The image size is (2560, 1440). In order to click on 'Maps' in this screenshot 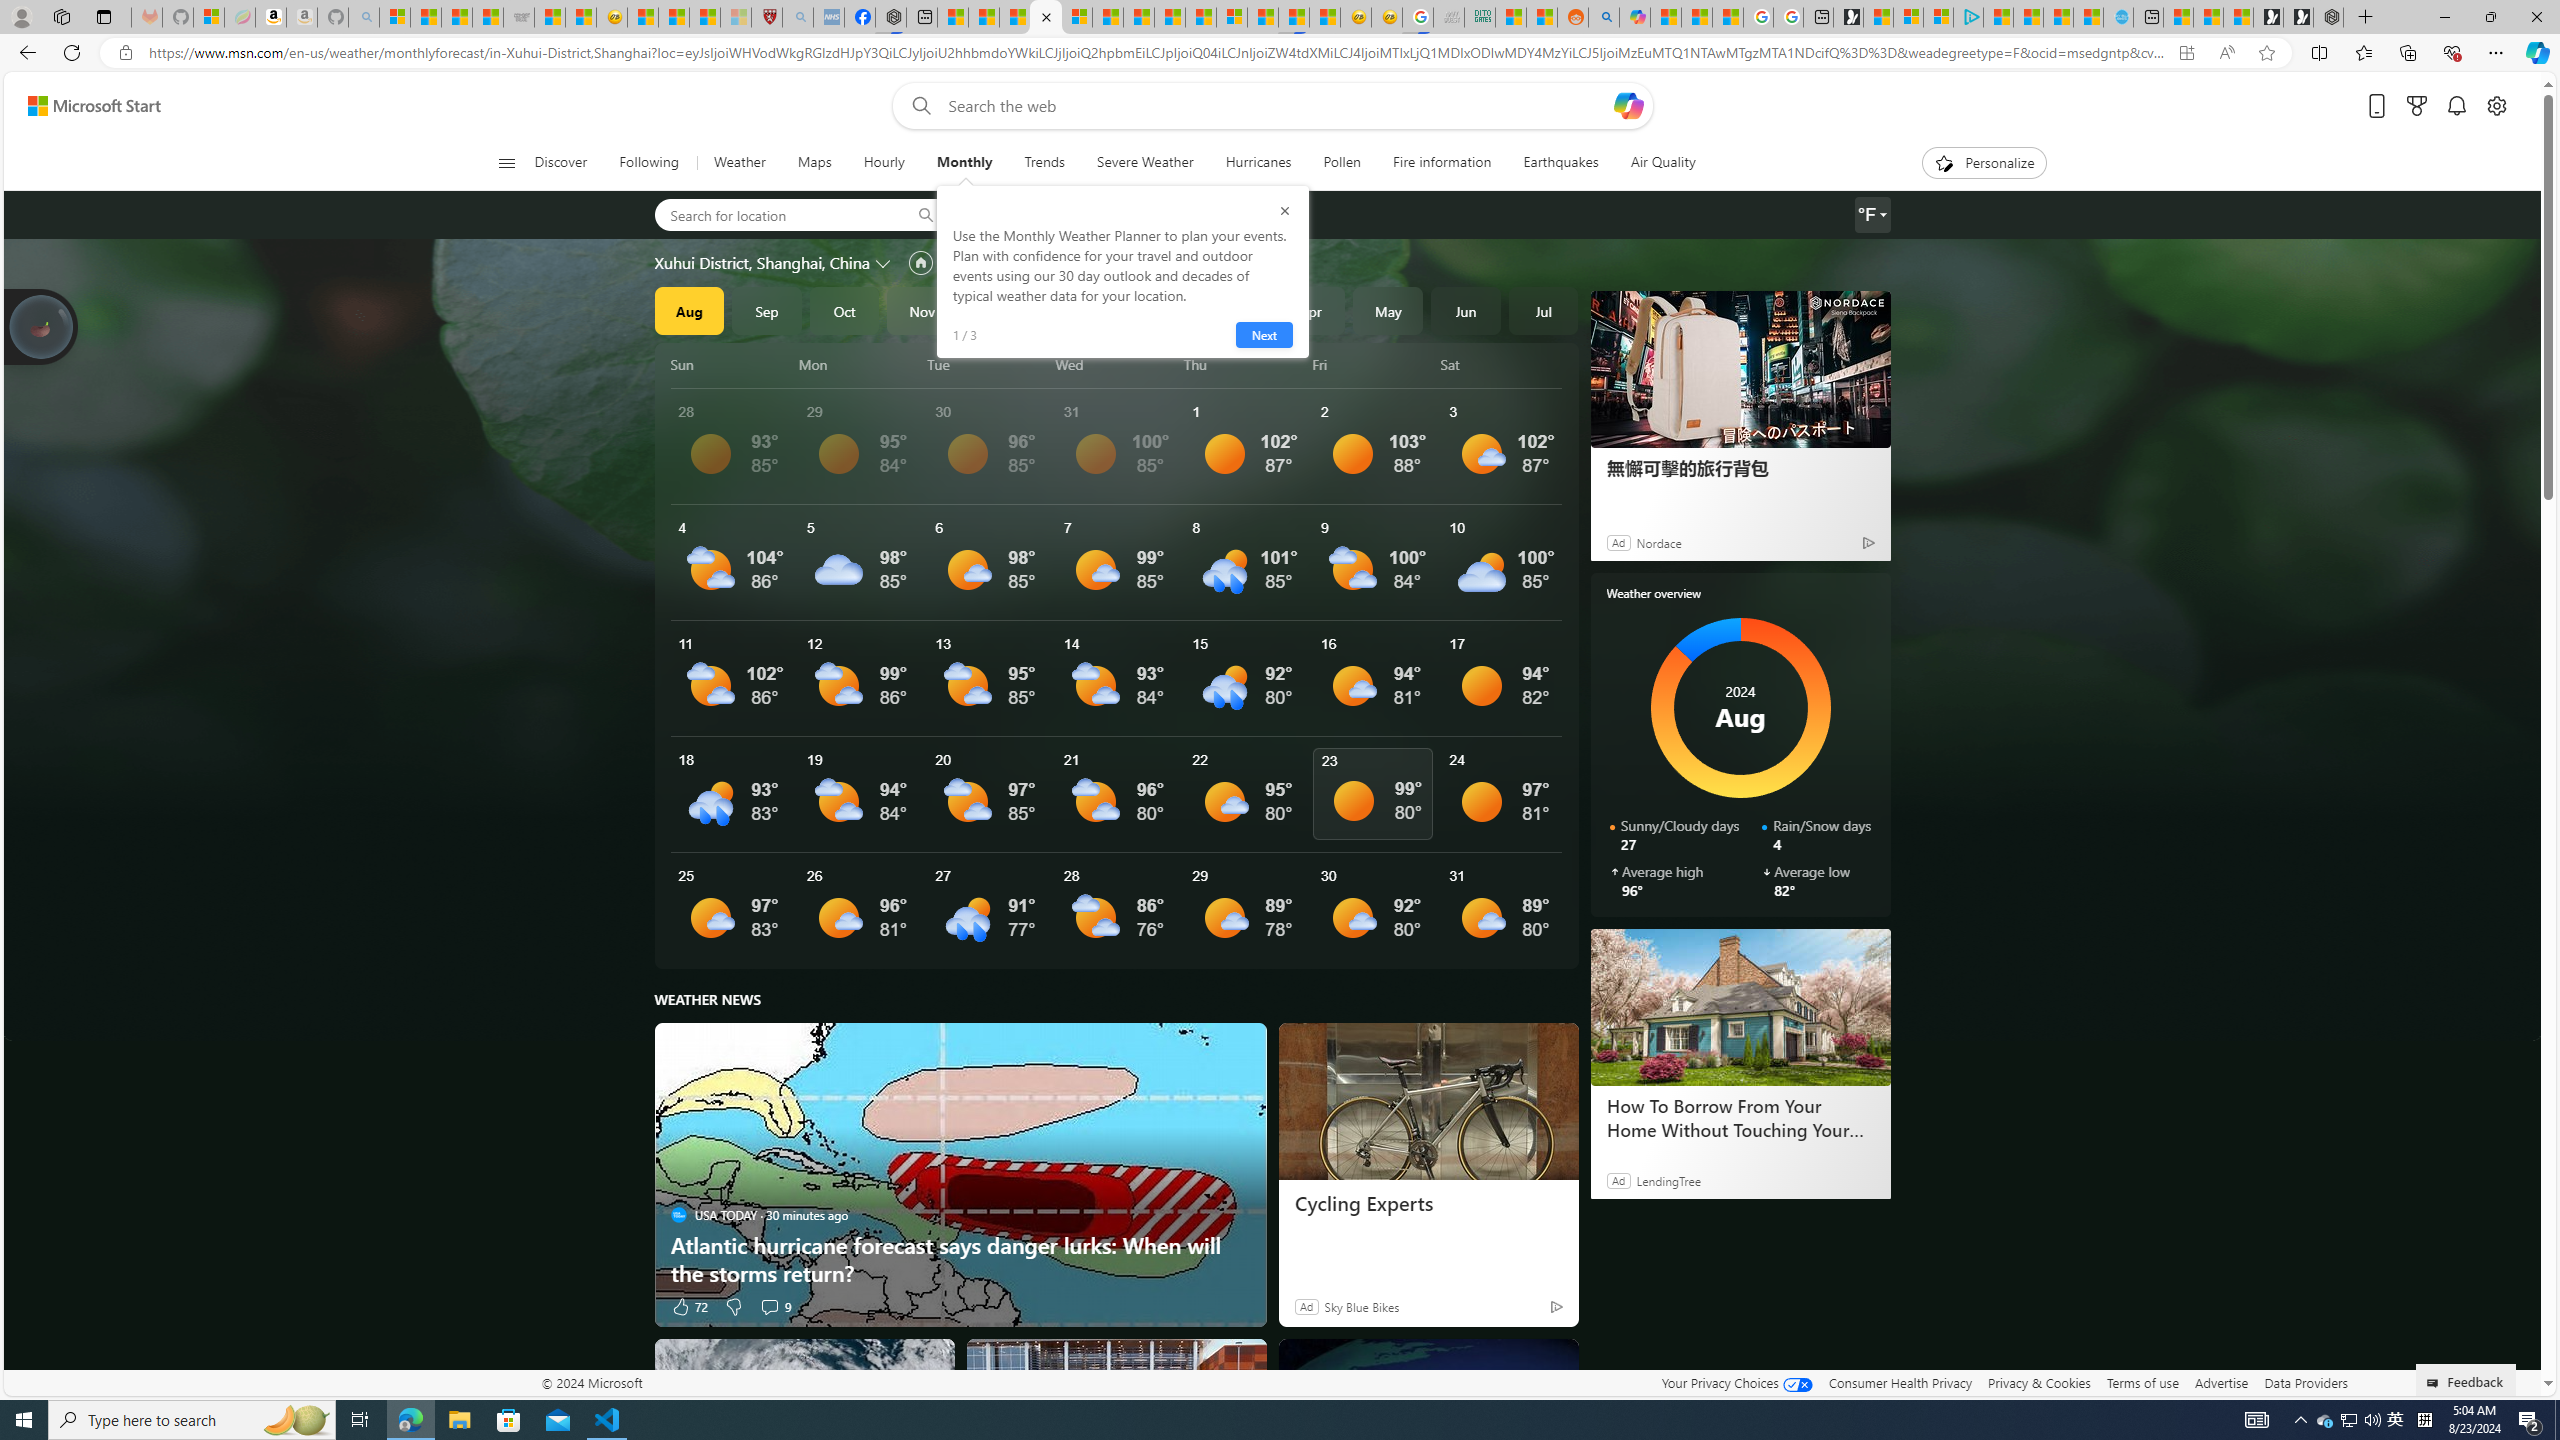, I will do `click(814, 162)`.